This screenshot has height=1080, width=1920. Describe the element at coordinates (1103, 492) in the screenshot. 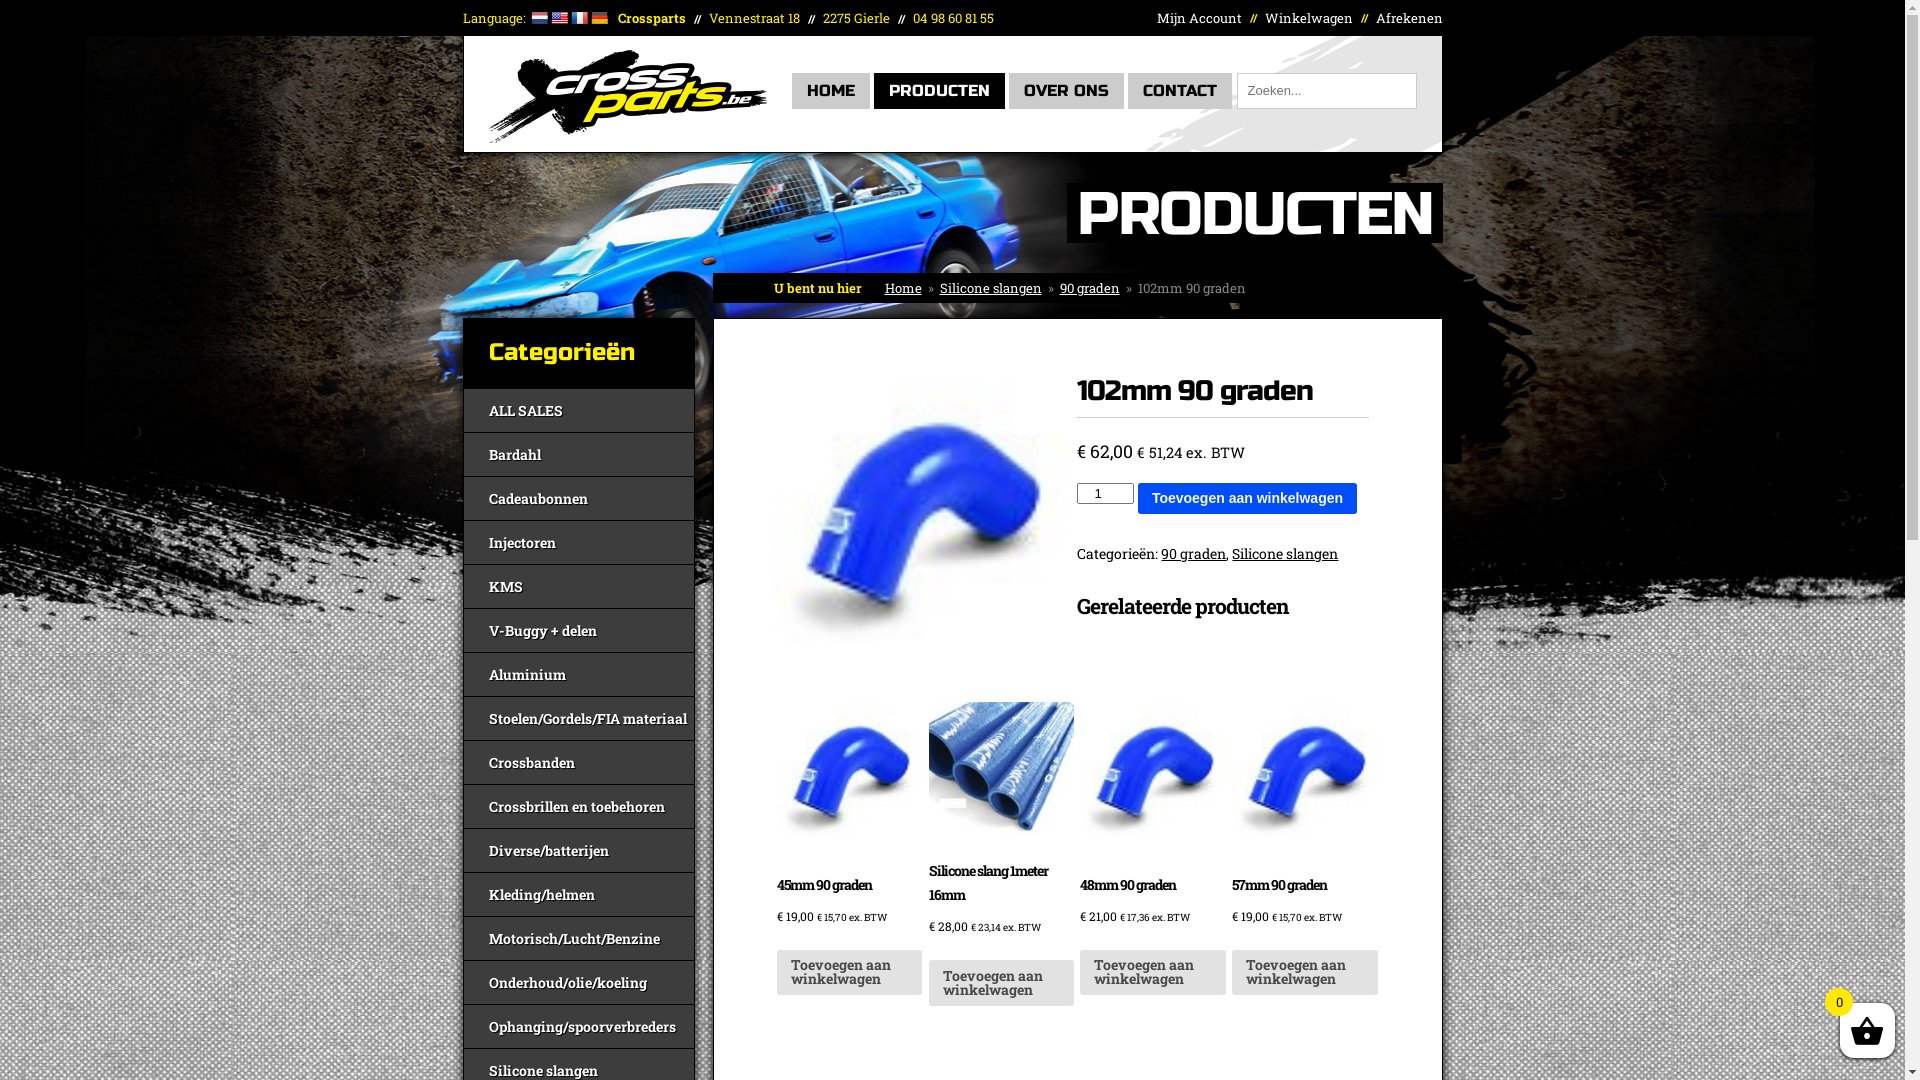

I see `'Aantal'` at that location.